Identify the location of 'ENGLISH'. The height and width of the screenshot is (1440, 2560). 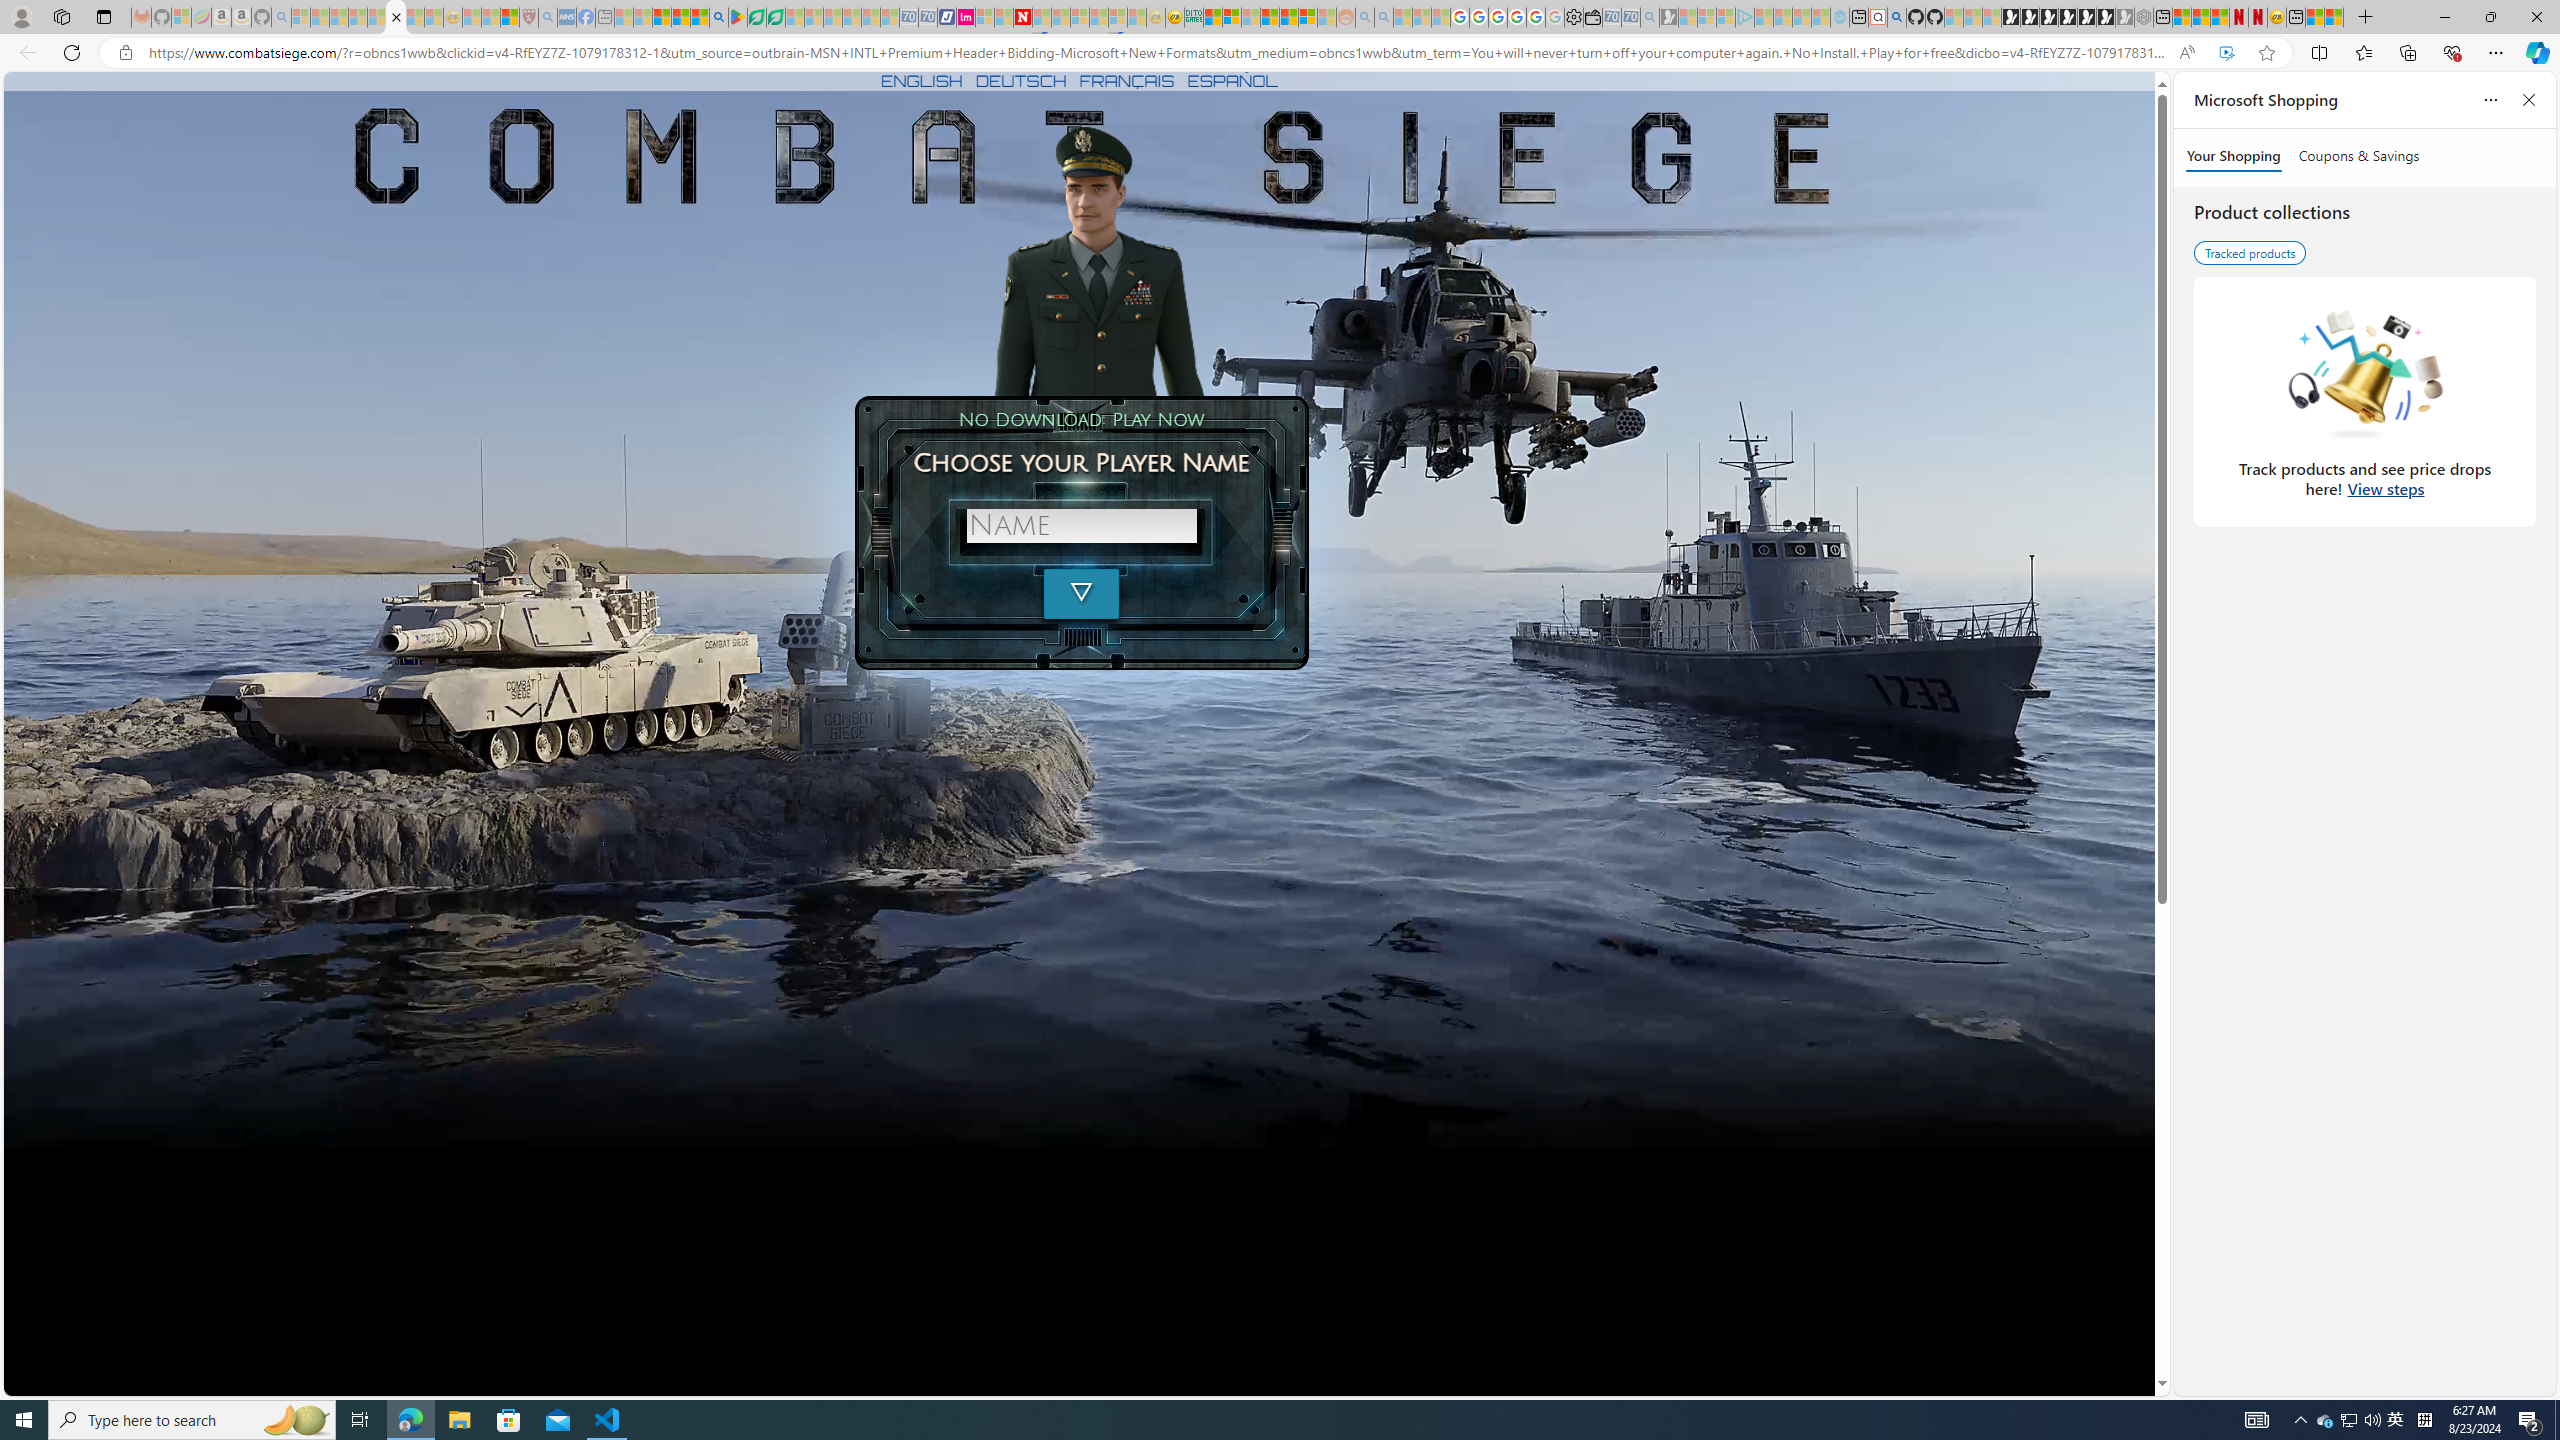
(921, 80).